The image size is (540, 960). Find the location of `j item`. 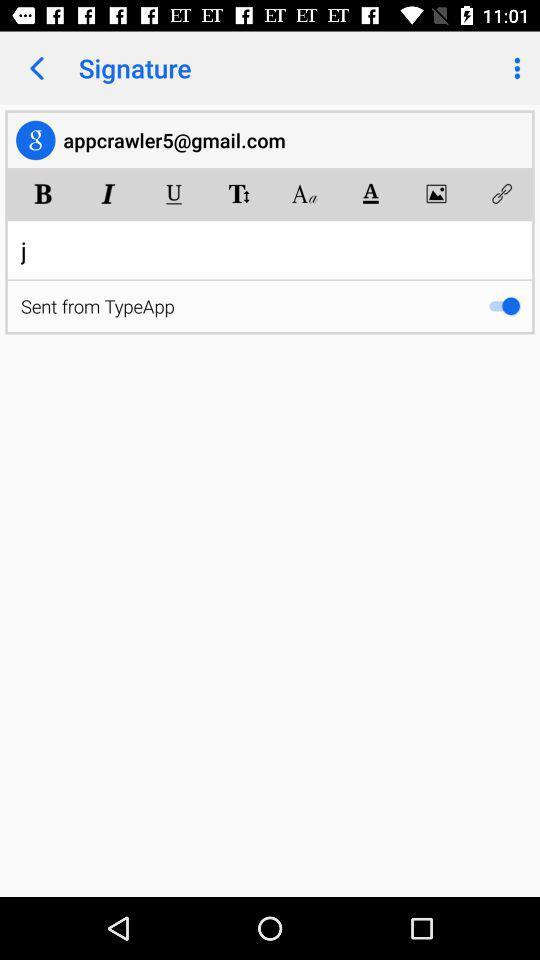

j item is located at coordinates (270, 249).